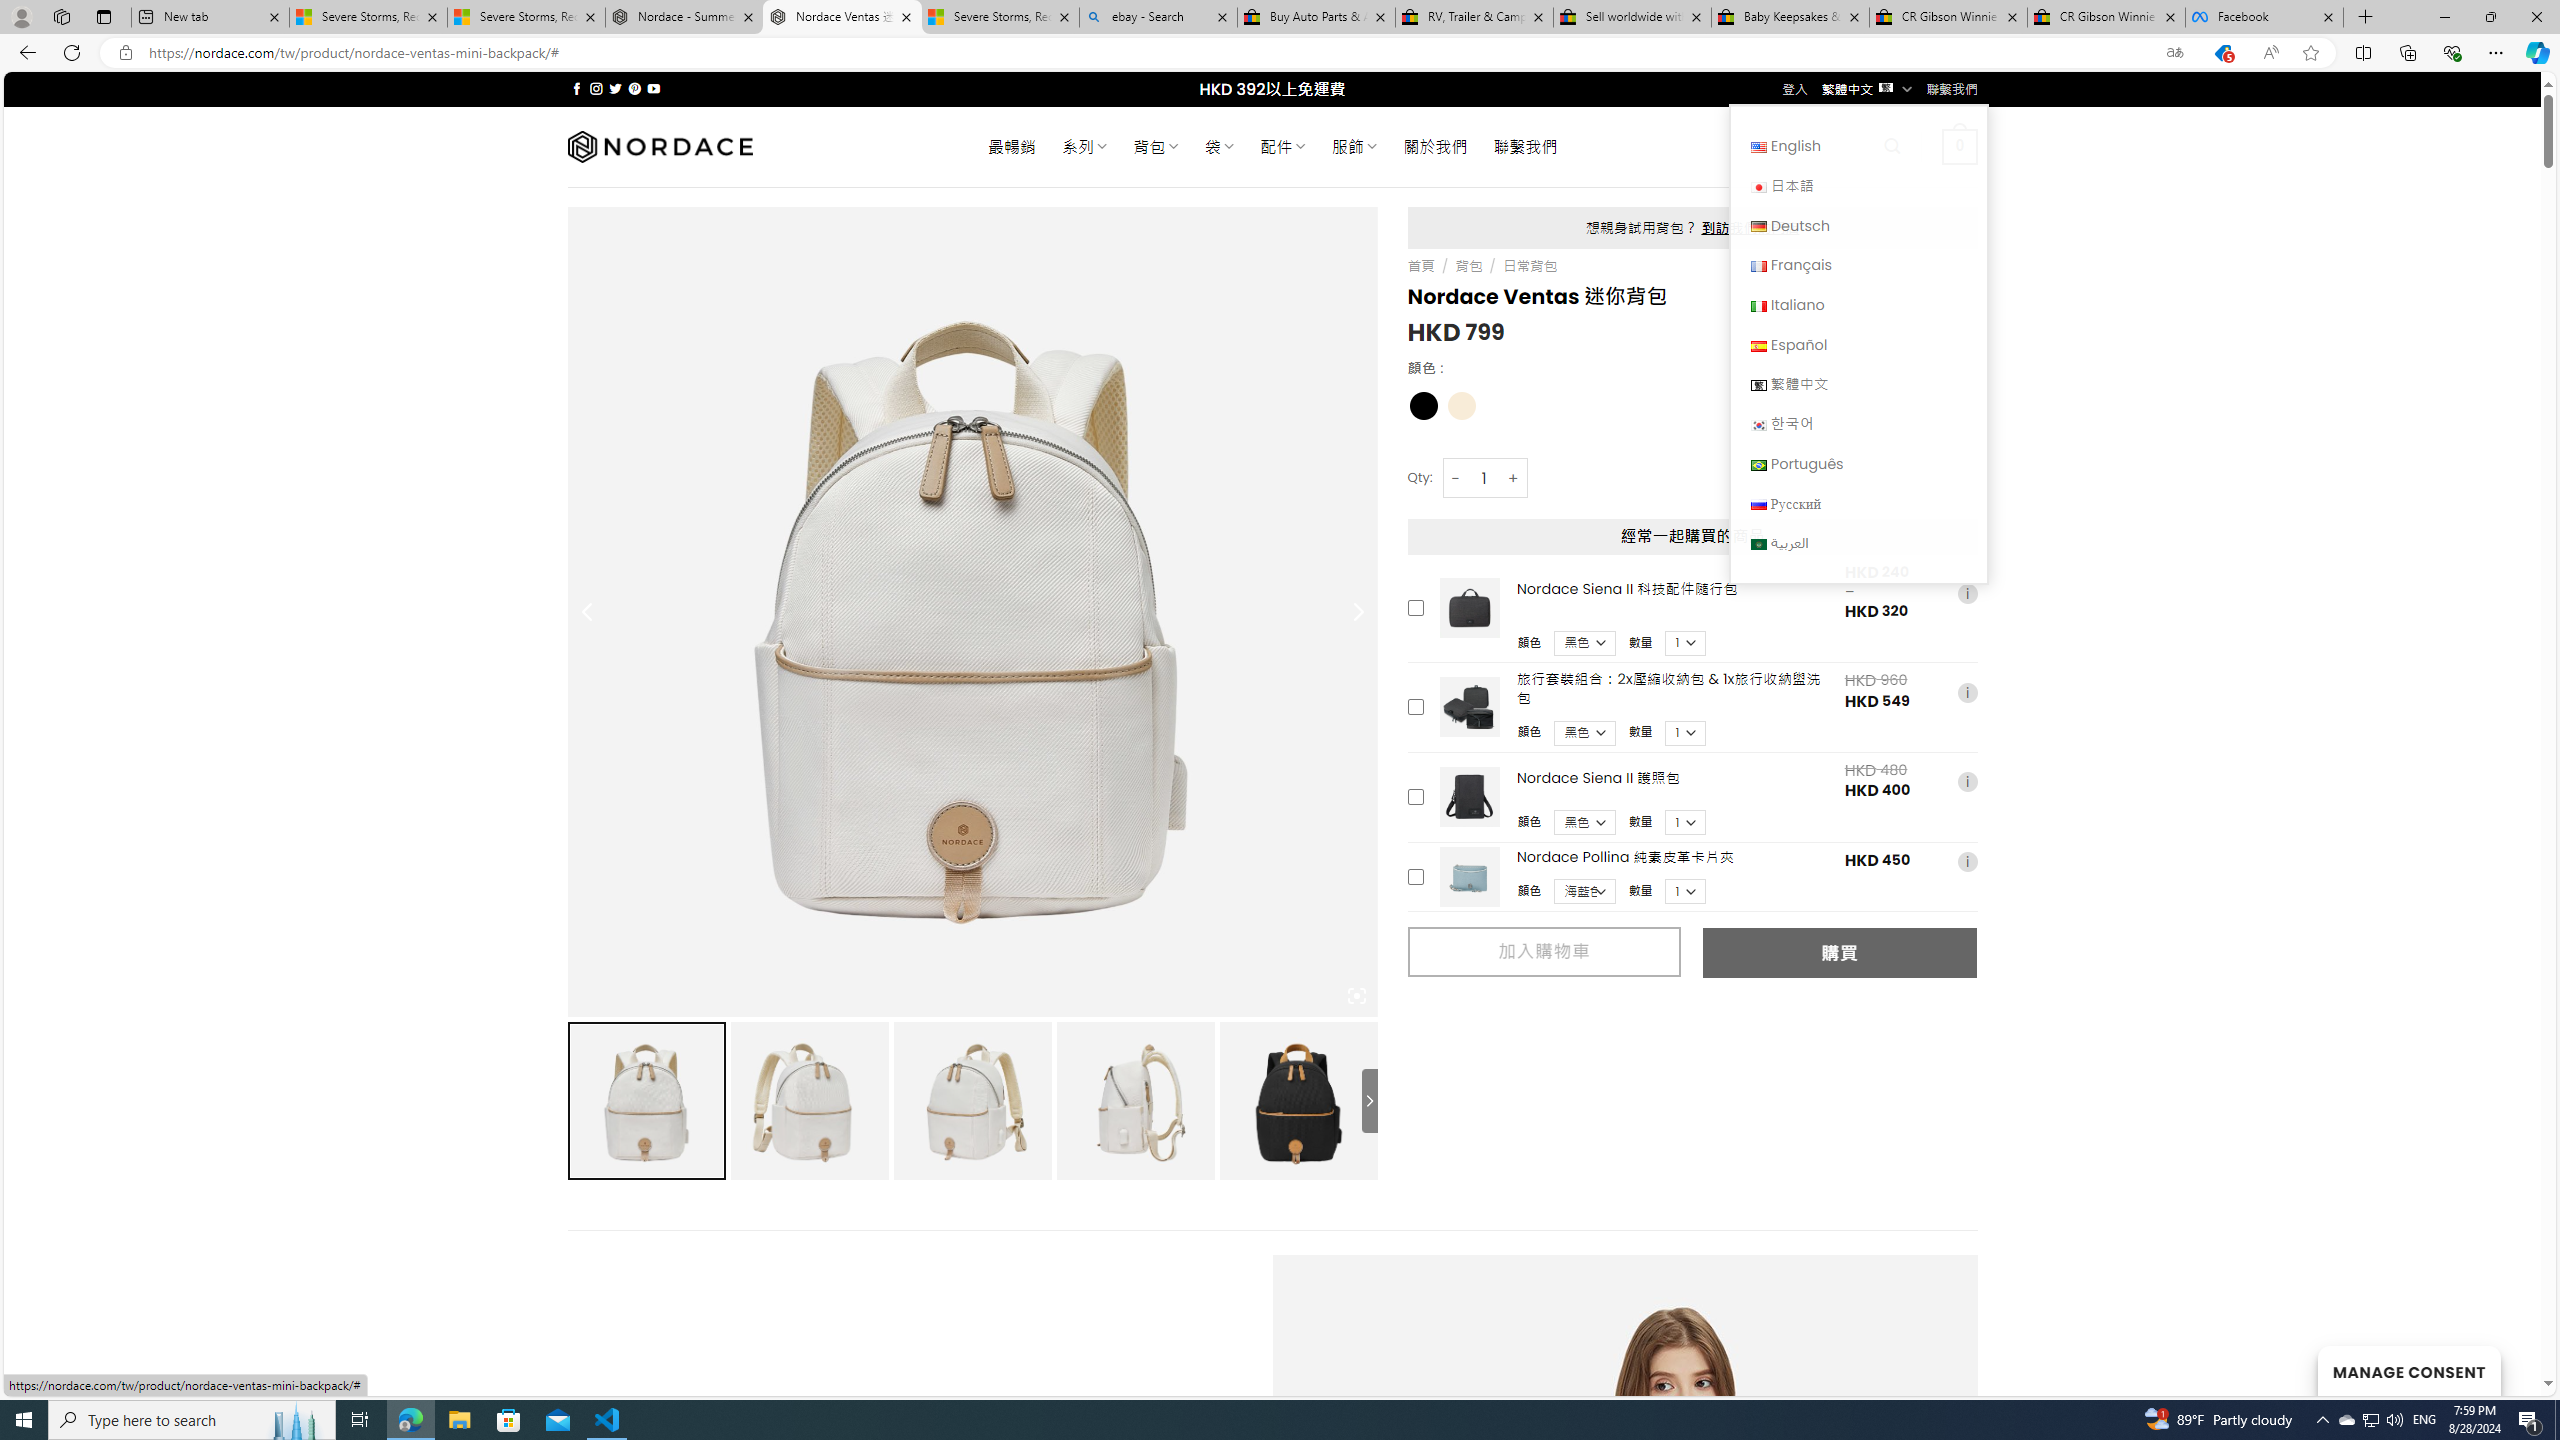 This screenshot has height=1440, width=2560. Describe the element at coordinates (1858, 303) in the screenshot. I see `' Italiano'` at that location.